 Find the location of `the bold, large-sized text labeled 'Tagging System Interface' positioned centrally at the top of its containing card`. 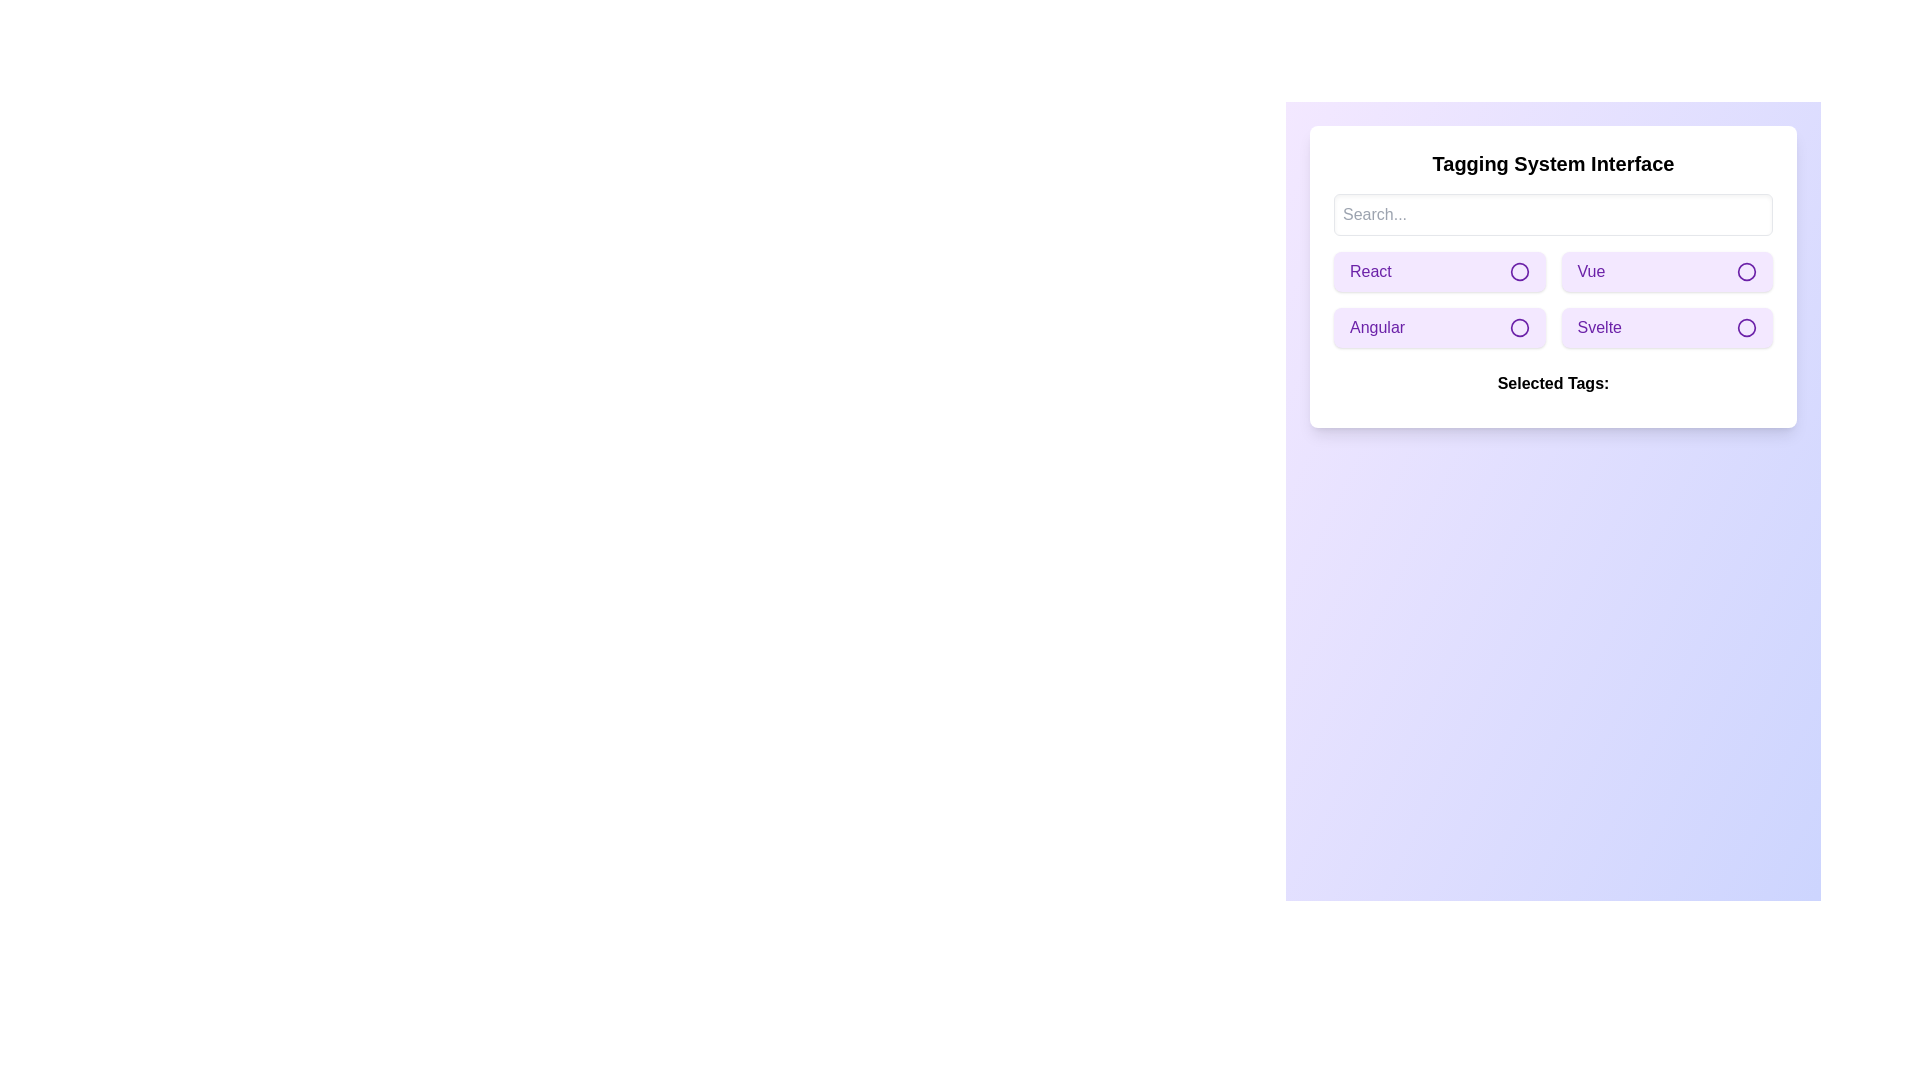

the bold, large-sized text labeled 'Tagging System Interface' positioned centrally at the top of its containing card is located at coordinates (1552, 163).